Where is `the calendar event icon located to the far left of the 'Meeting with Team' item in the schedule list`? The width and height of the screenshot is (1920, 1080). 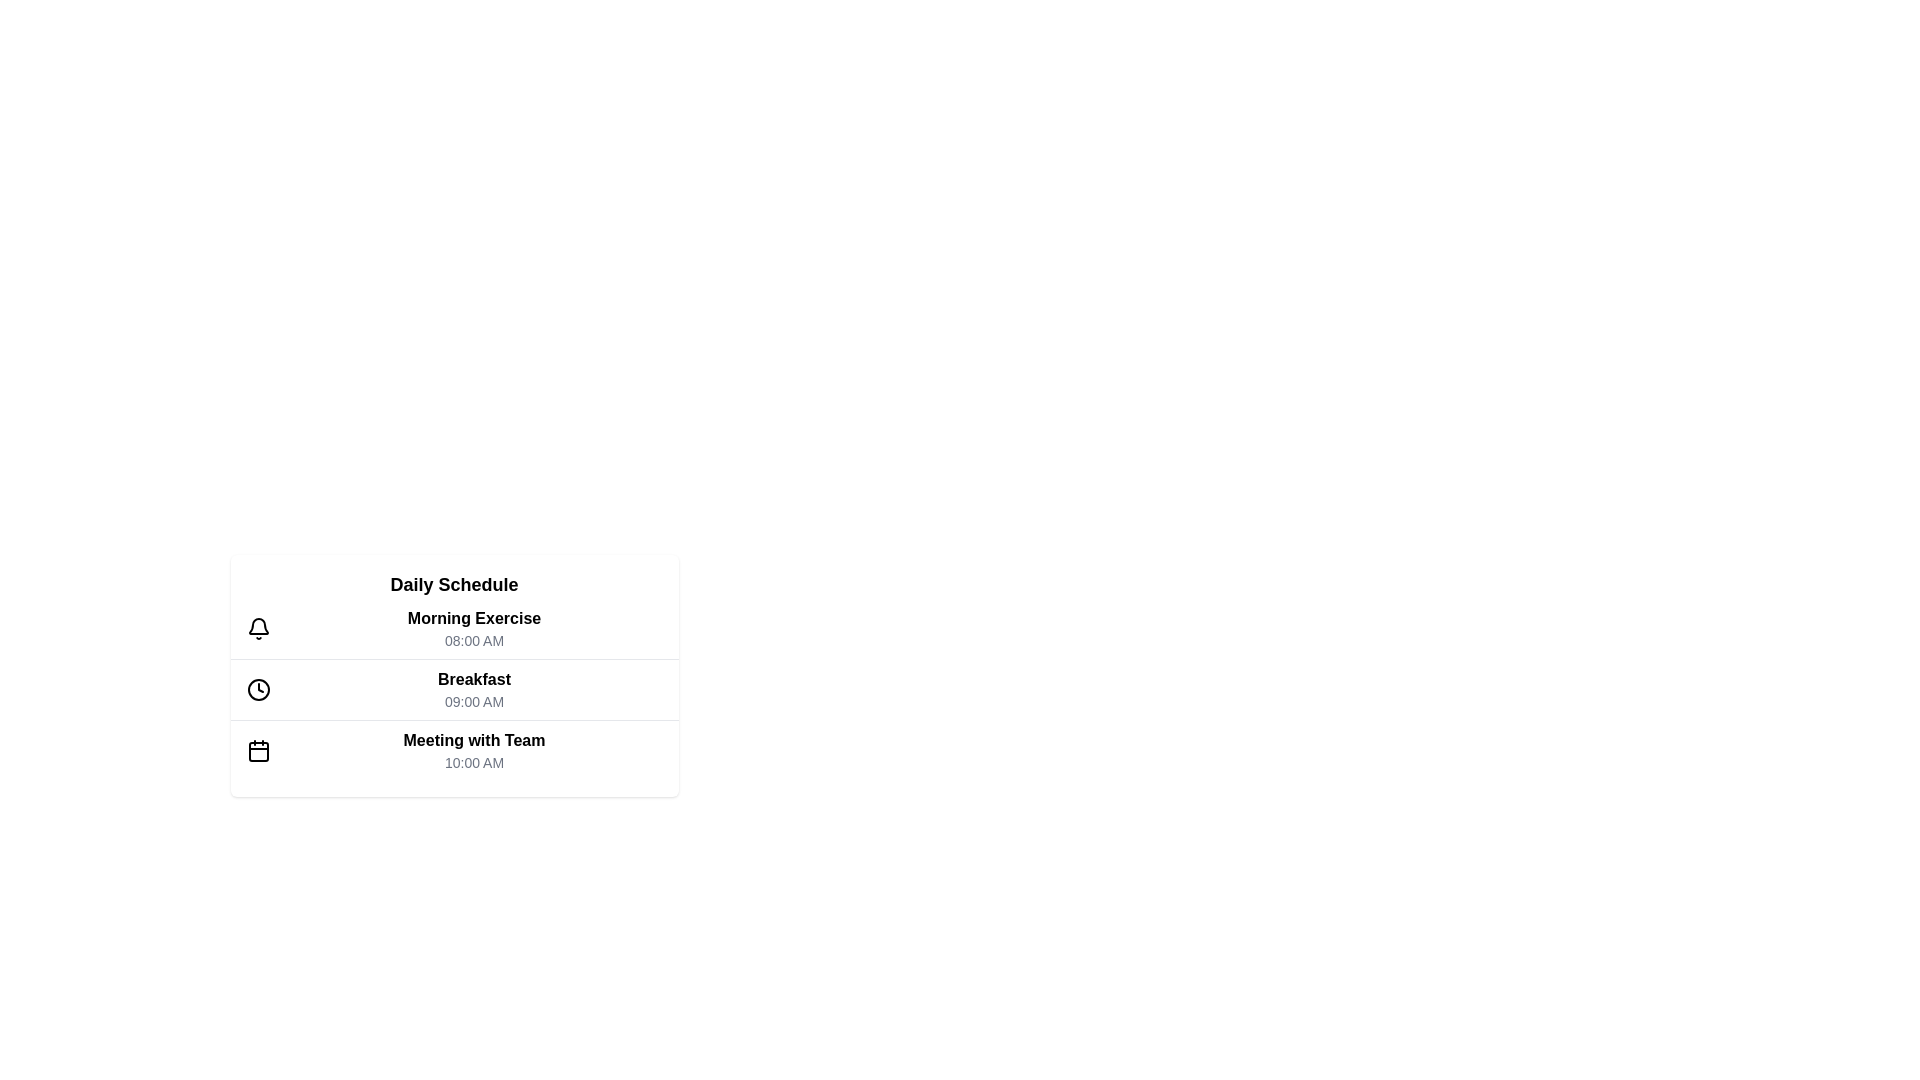
the calendar event icon located to the far left of the 'Meeting with Team' item in the schedule list is located at coordinates (257, 751).